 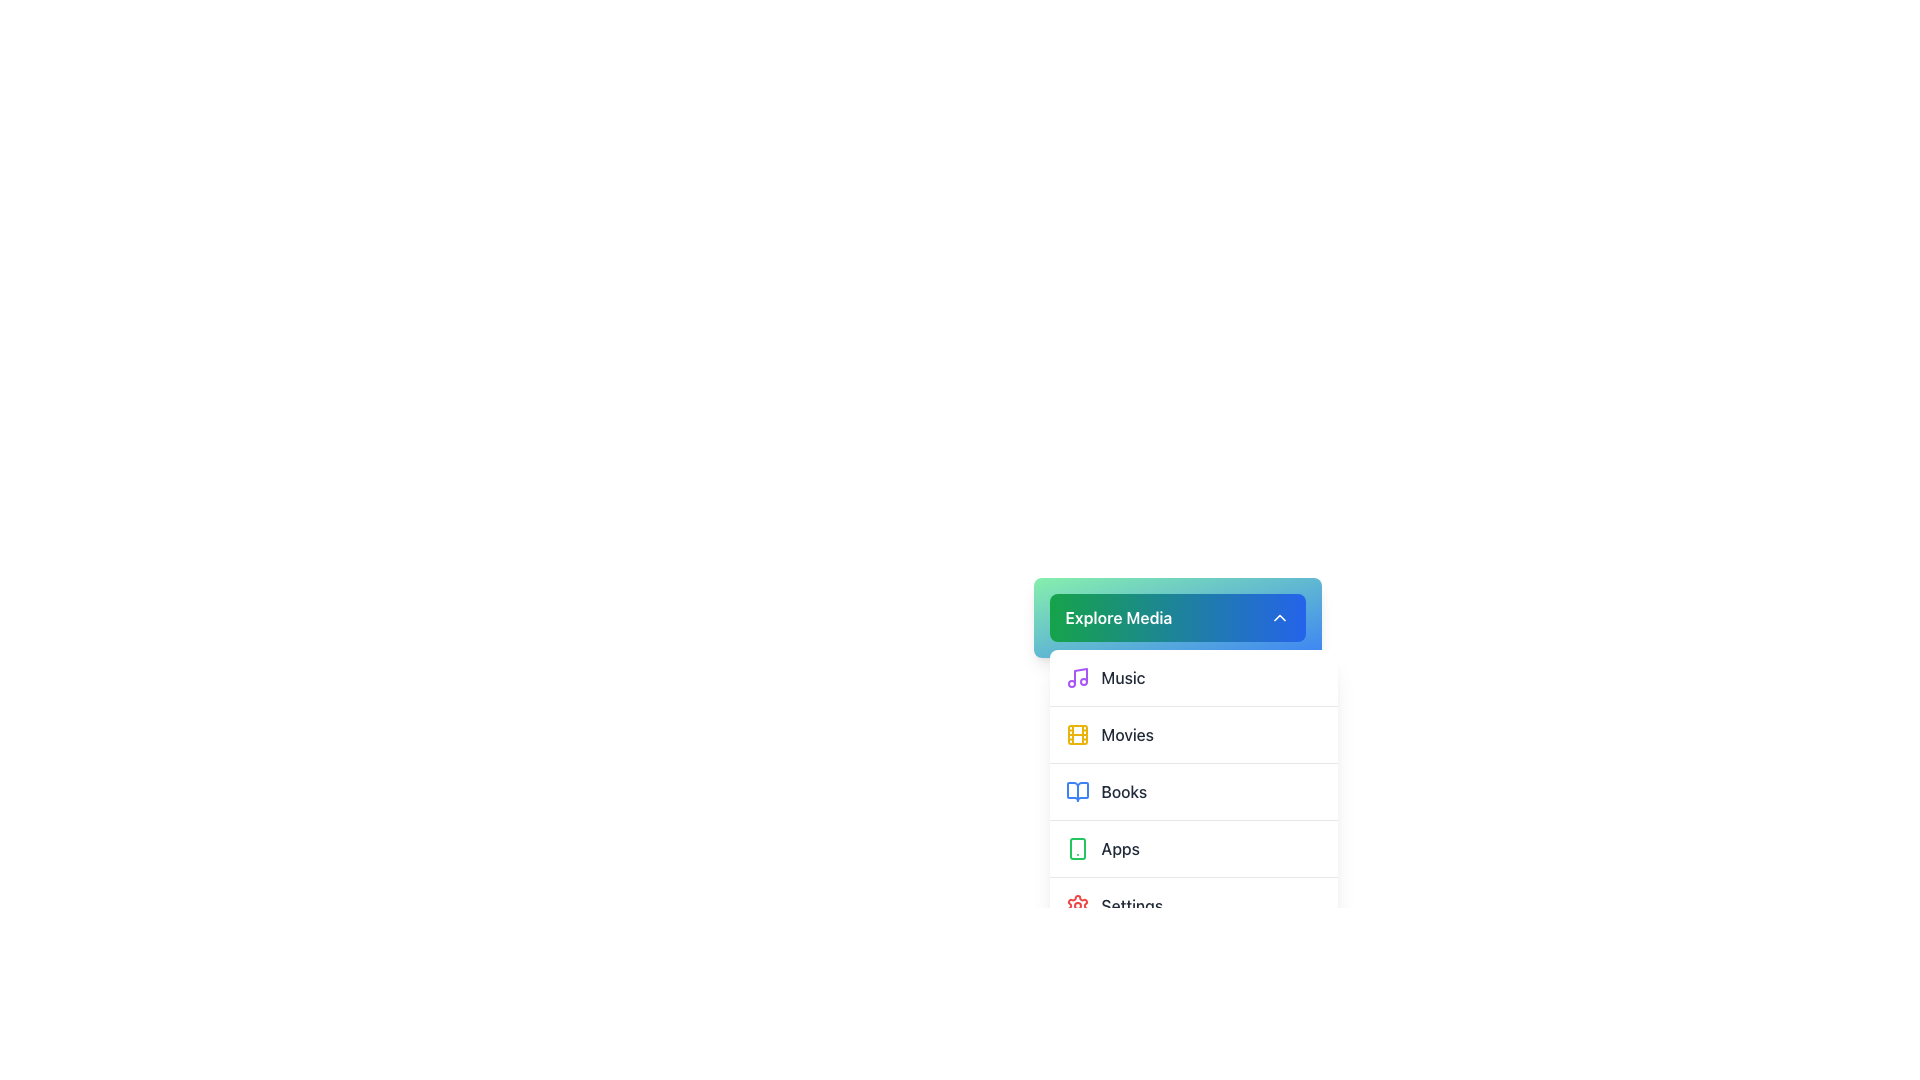 What do you see at coordinates (1120, 848) in the screenshot?
I see `text label displaying 'Apps' that is positioned to the right of a small green smartphone icon, located under the 'Books' entry and above the 'Settings' entry in the vertical list labeled 'Explore Media'` at bounding box center [1120, 848].